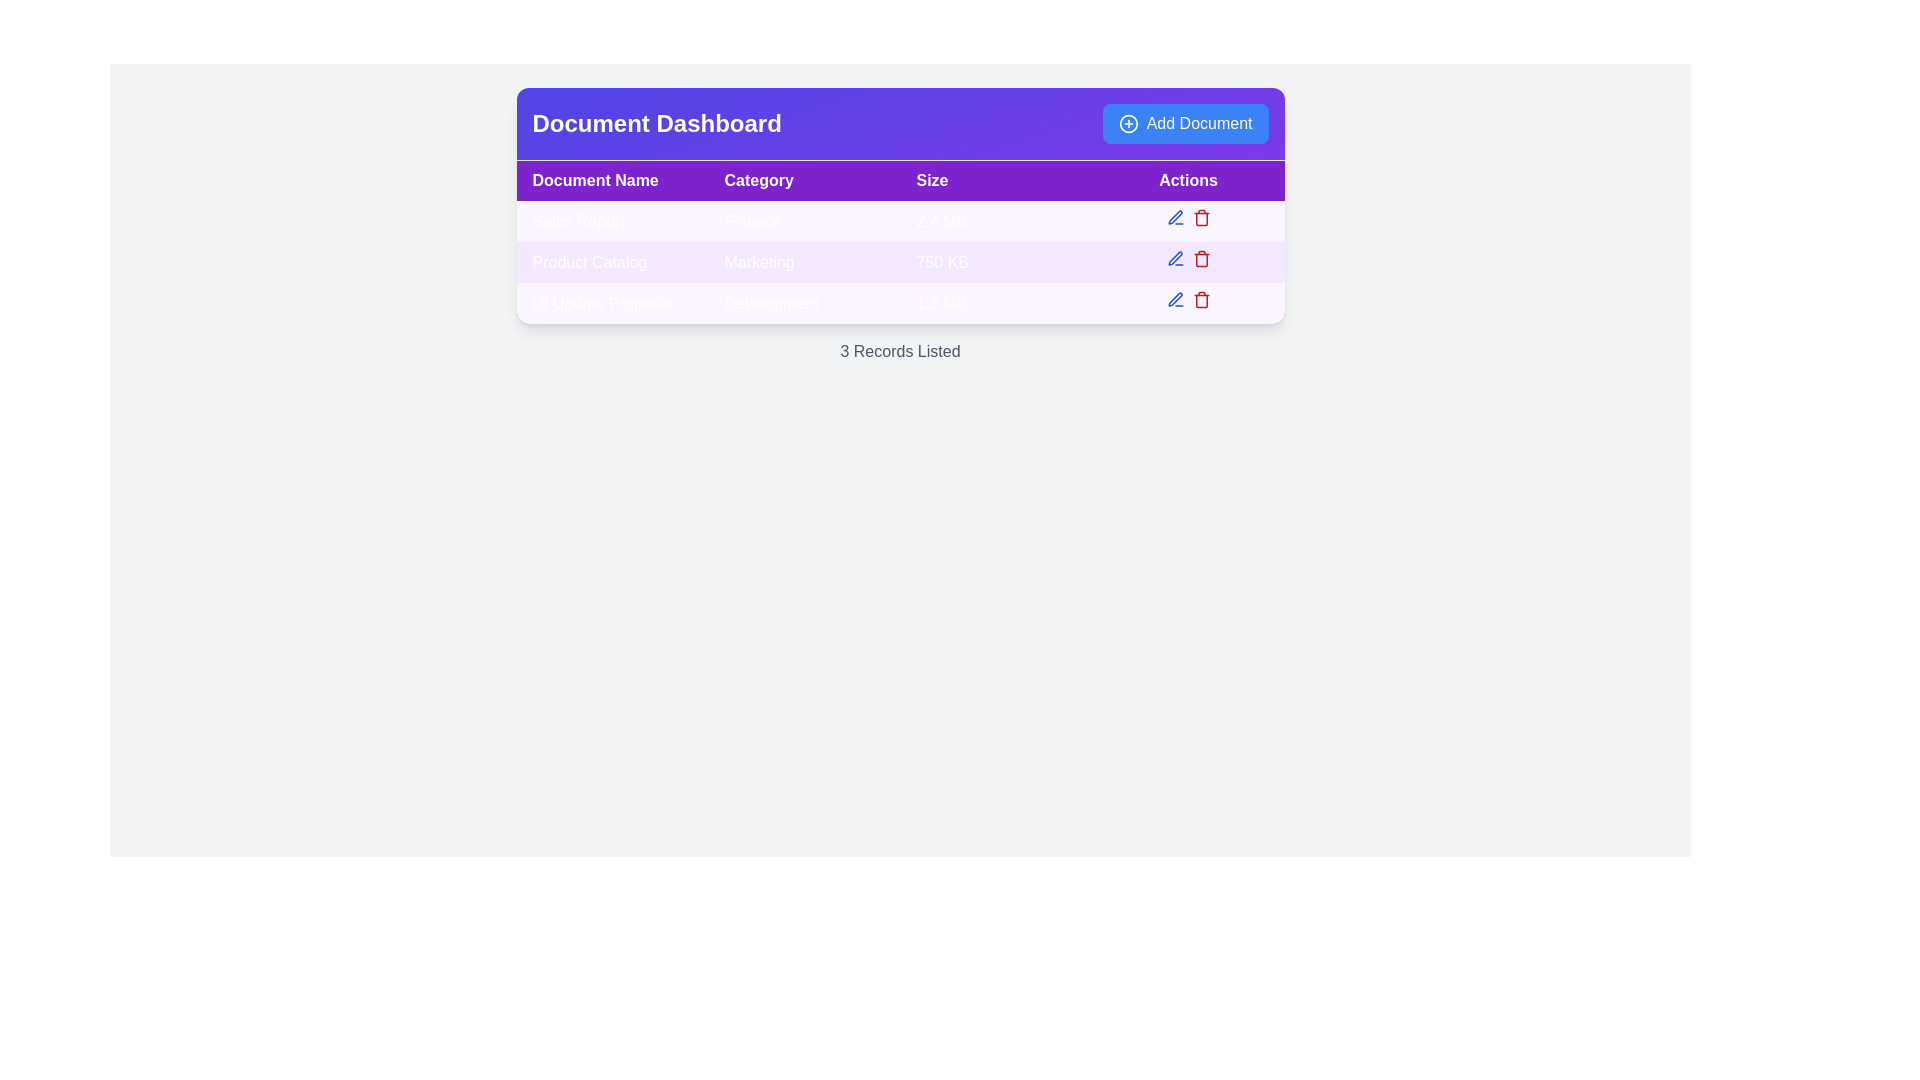  What do you see at coordinates (1200, 301) in the screenshot?
I see `the trash can icon in the 'Actions' column of the third row ('UI Update Proposal') in the table` at bounding box center [1200, 301].